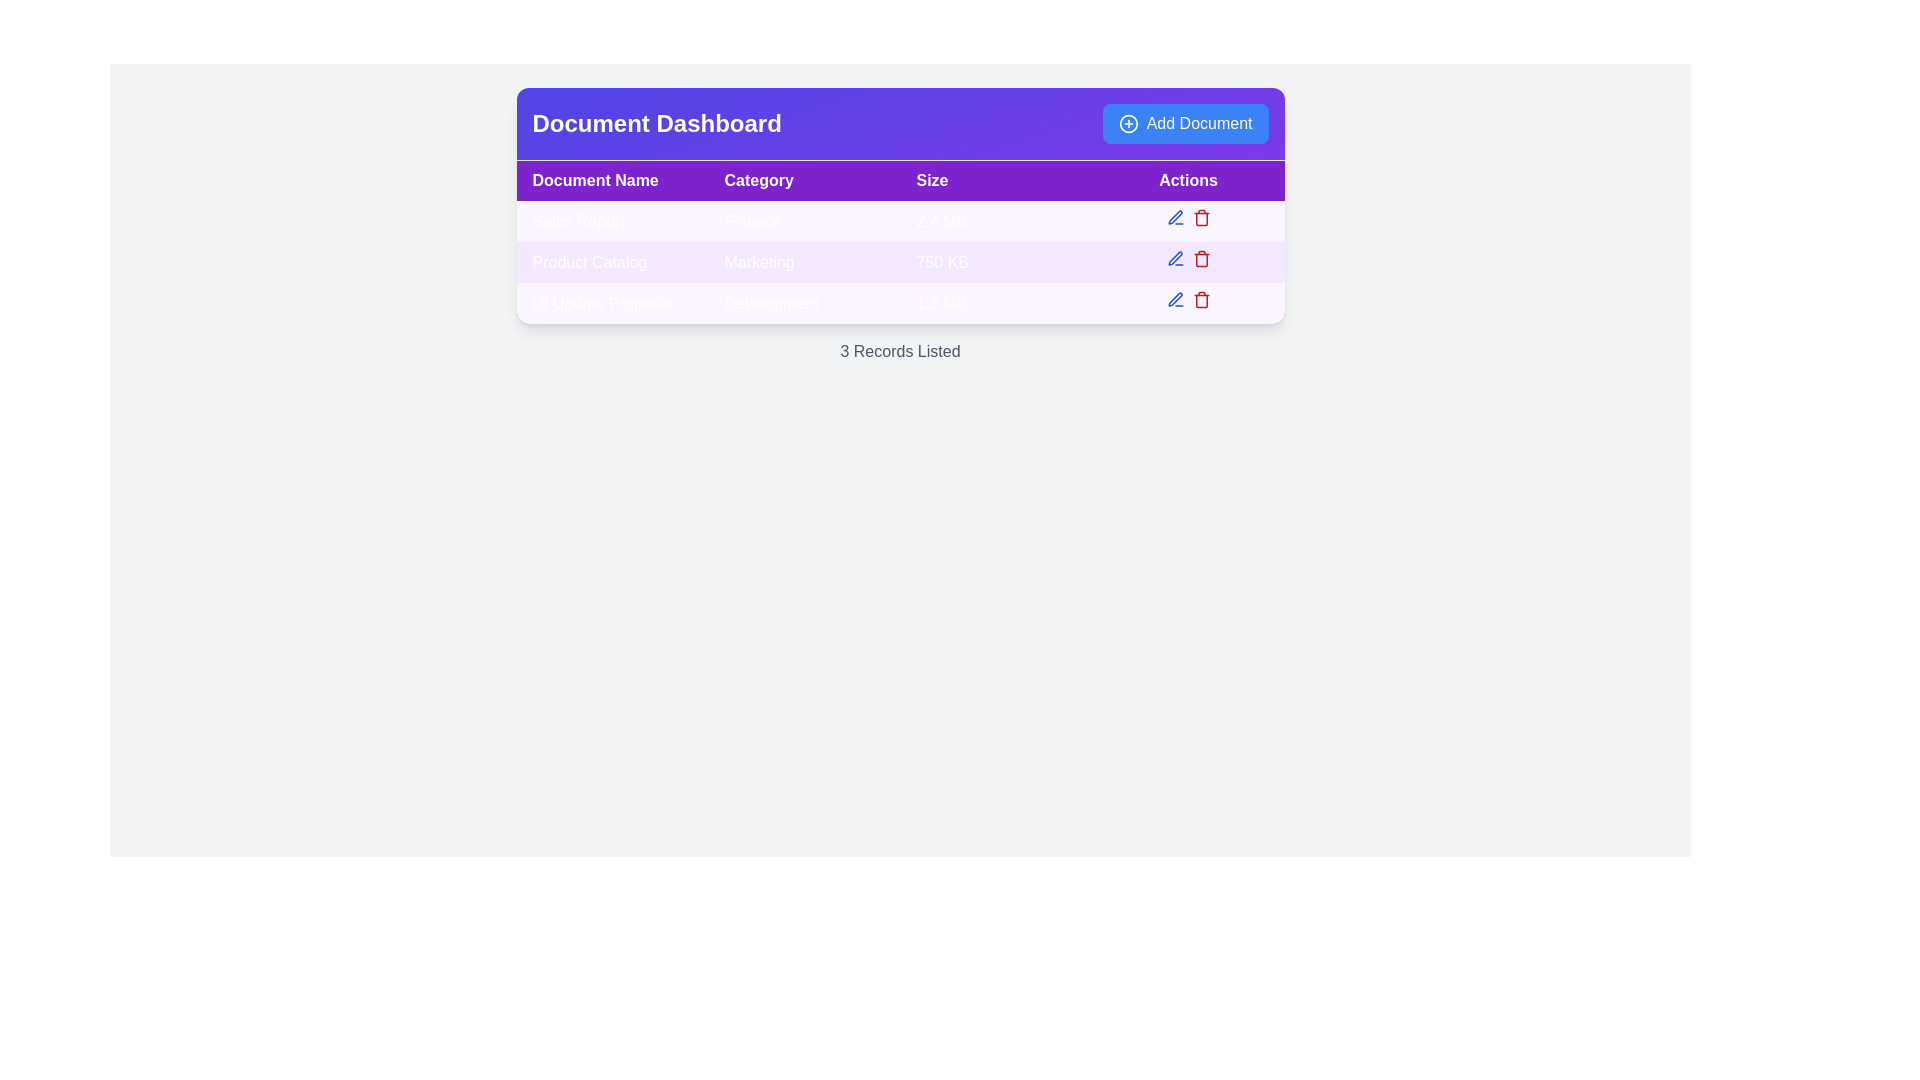  What do you see at coordinates (1200, 301) in the screenshot?
I see `the trash can icon in the 'Actions' column of the third row ('UI Update Proposal') in the table` at bounding box center [1200, 301].